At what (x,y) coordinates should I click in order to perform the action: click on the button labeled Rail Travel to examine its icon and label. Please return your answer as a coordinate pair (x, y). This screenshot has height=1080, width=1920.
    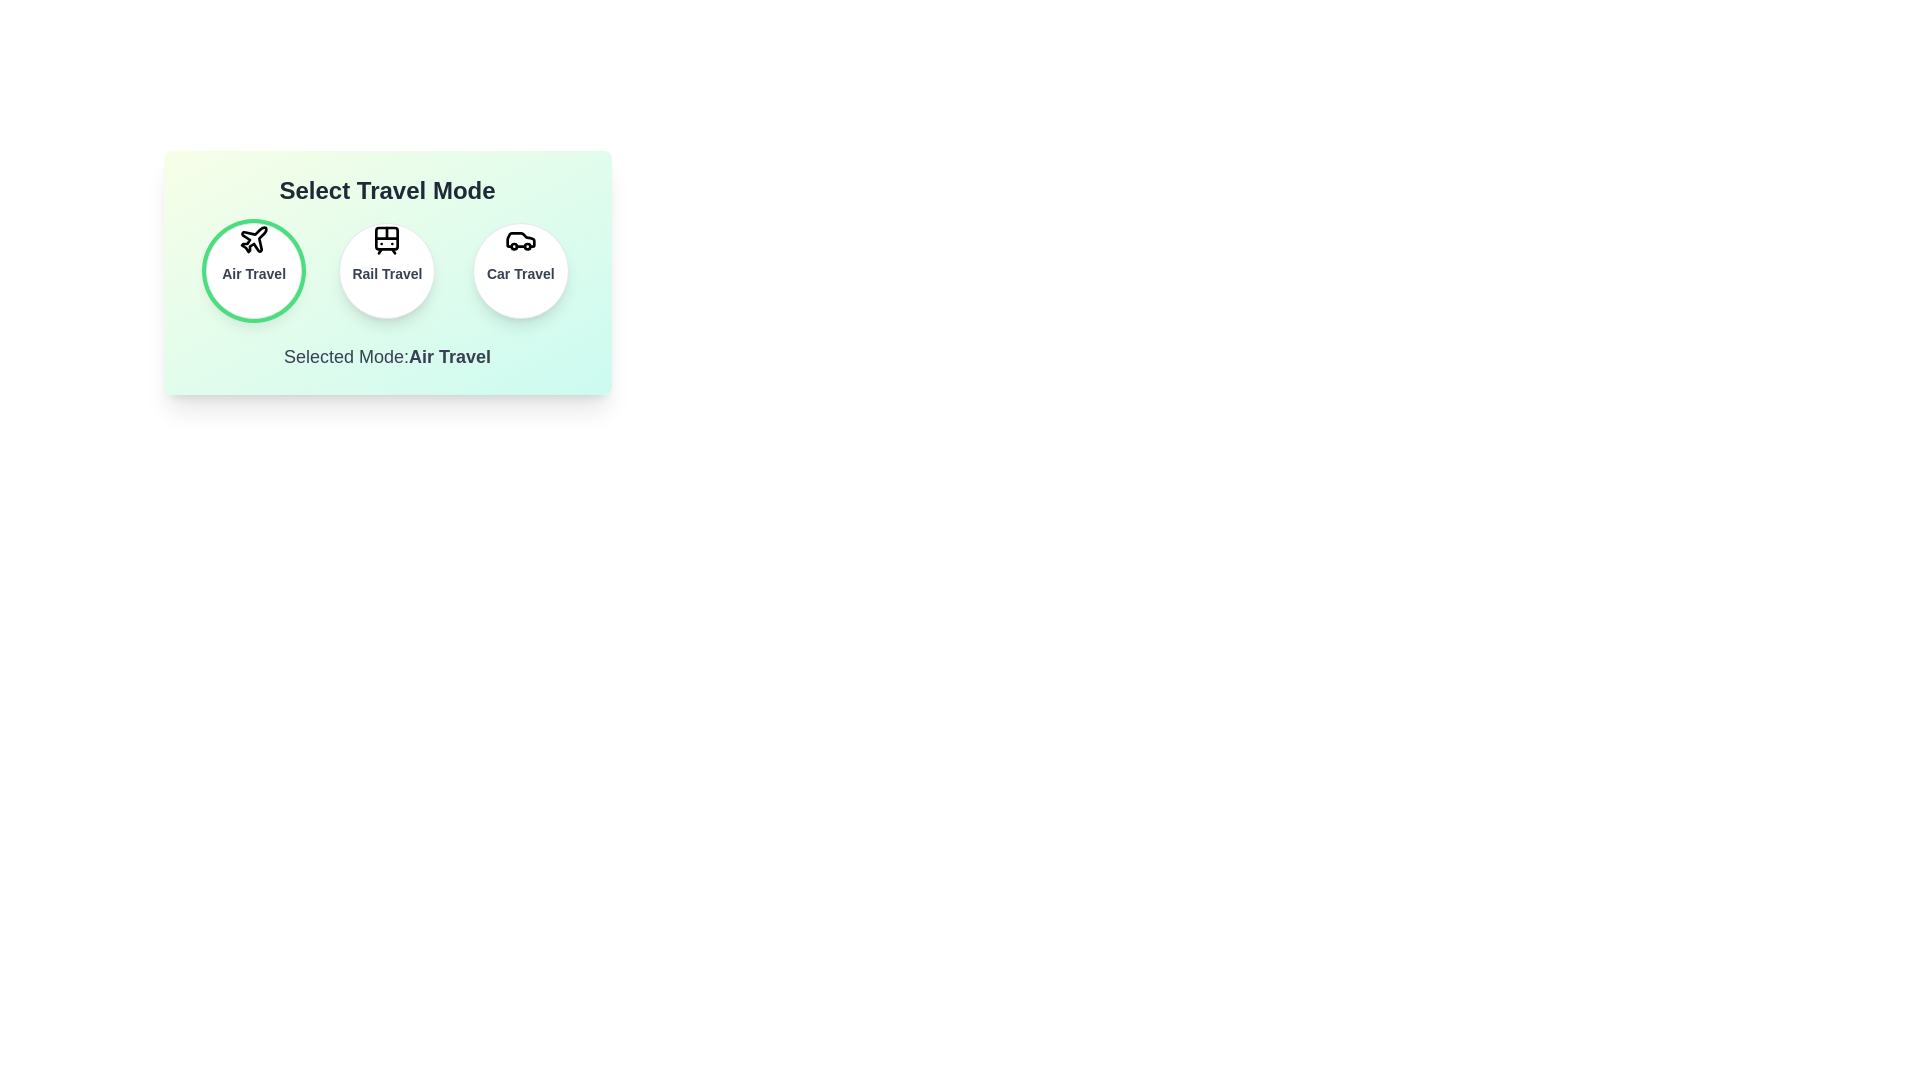
    Looking at the image, I should click on (387, 270).